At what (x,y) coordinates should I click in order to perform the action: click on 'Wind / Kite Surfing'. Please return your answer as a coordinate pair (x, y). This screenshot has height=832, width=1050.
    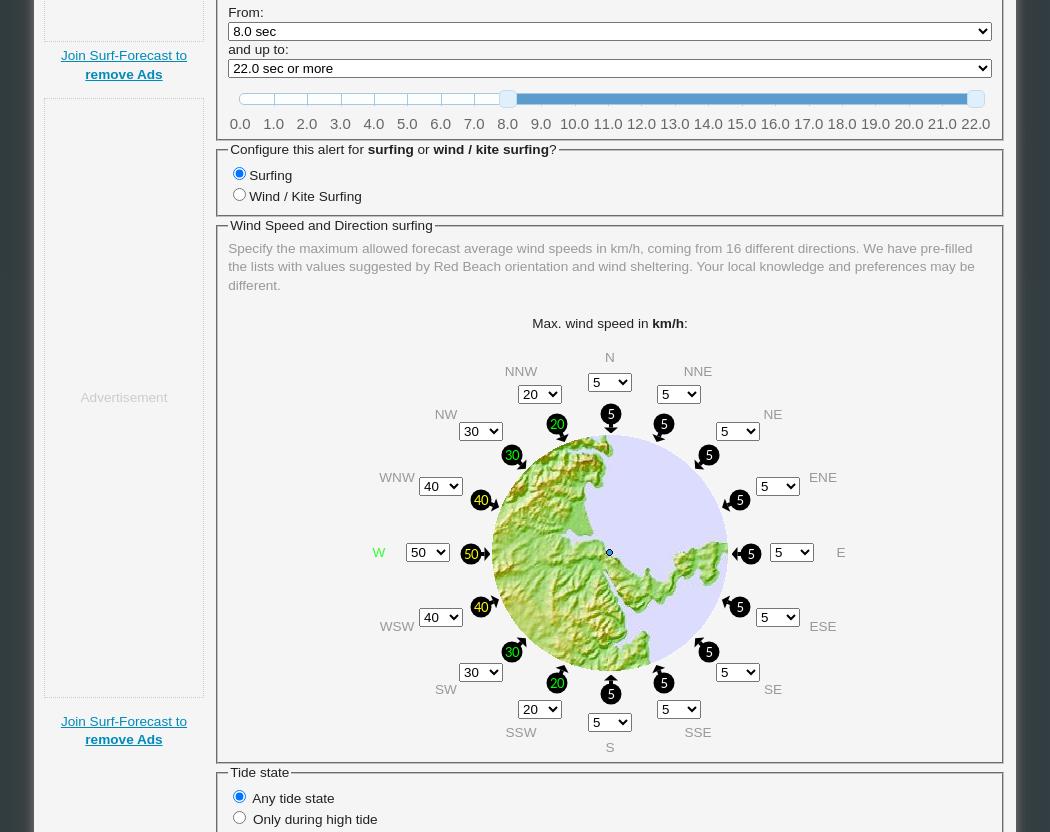
    Looking at the image, I should click on (248, 195).